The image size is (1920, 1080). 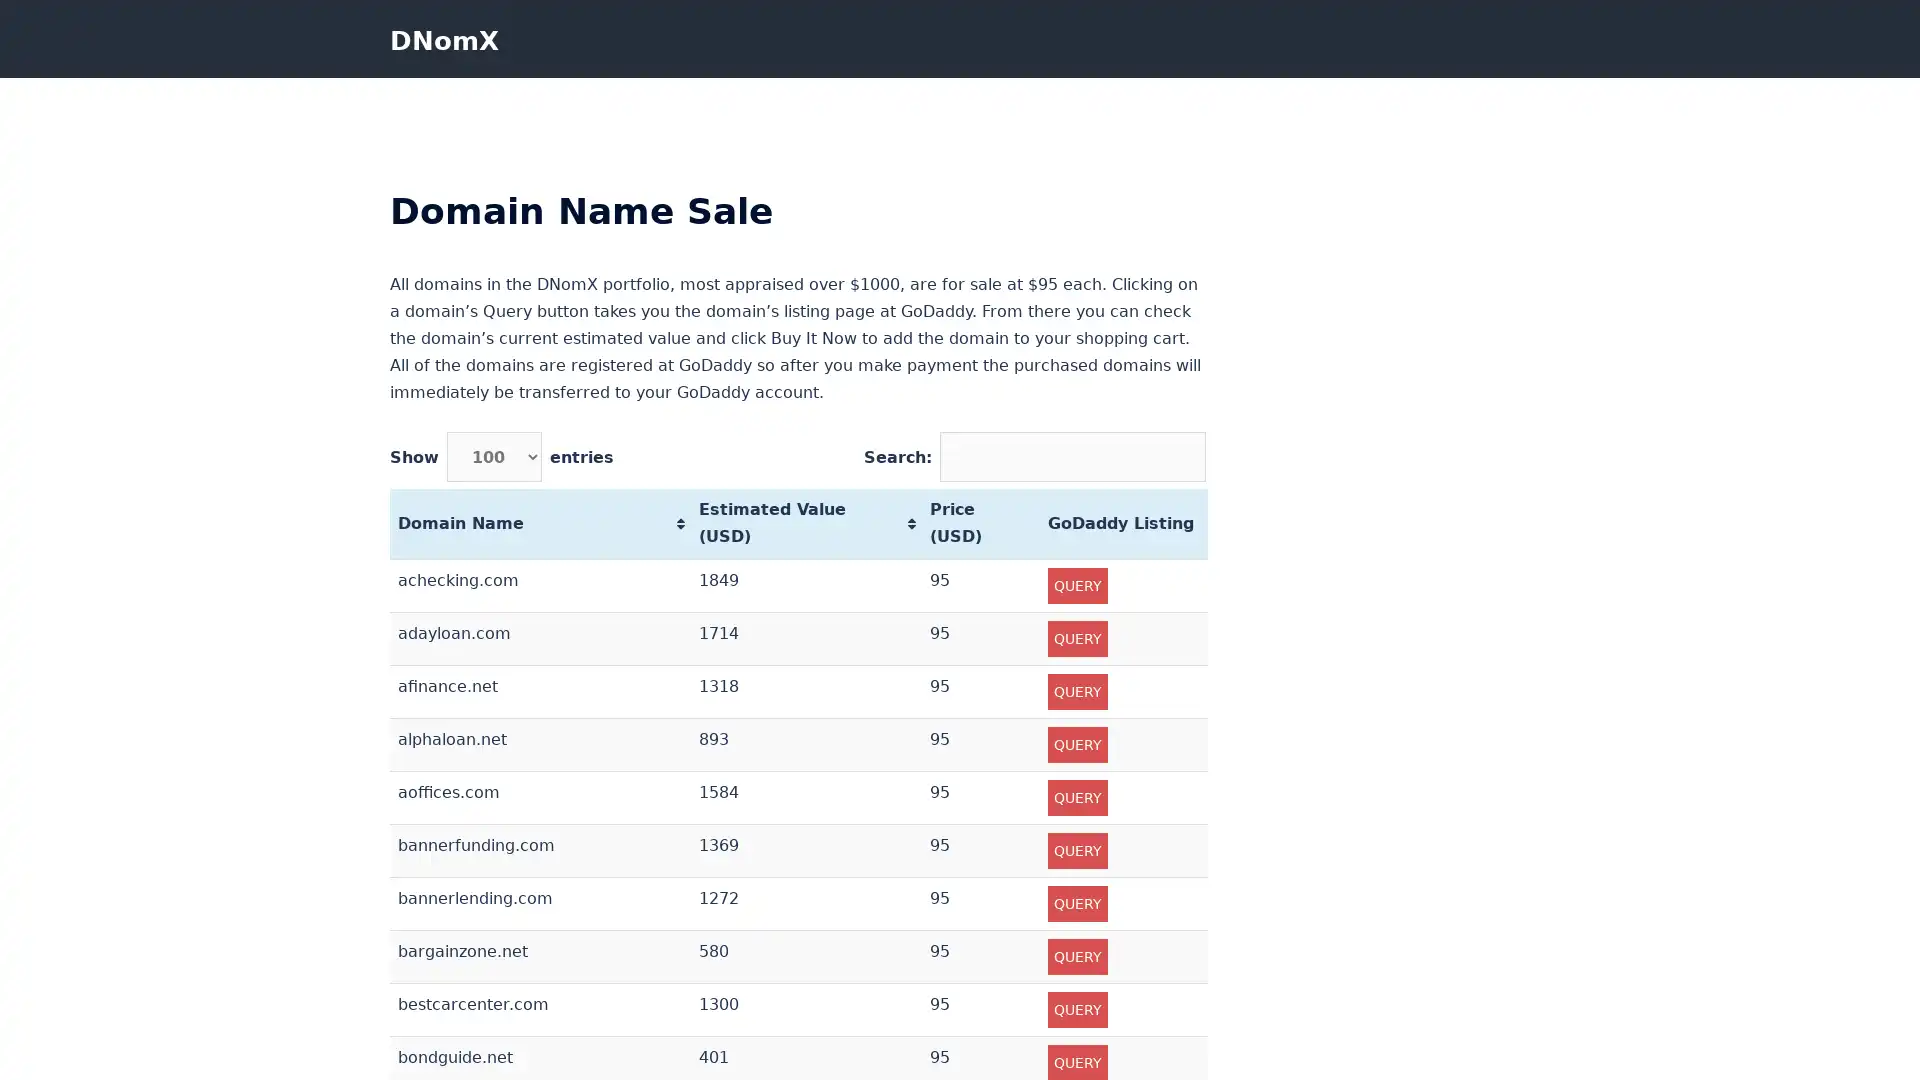 What do you see at coordinates (1075, 797) in the screenshot?
I see `QUERY` at bounding box center [1075, 797].